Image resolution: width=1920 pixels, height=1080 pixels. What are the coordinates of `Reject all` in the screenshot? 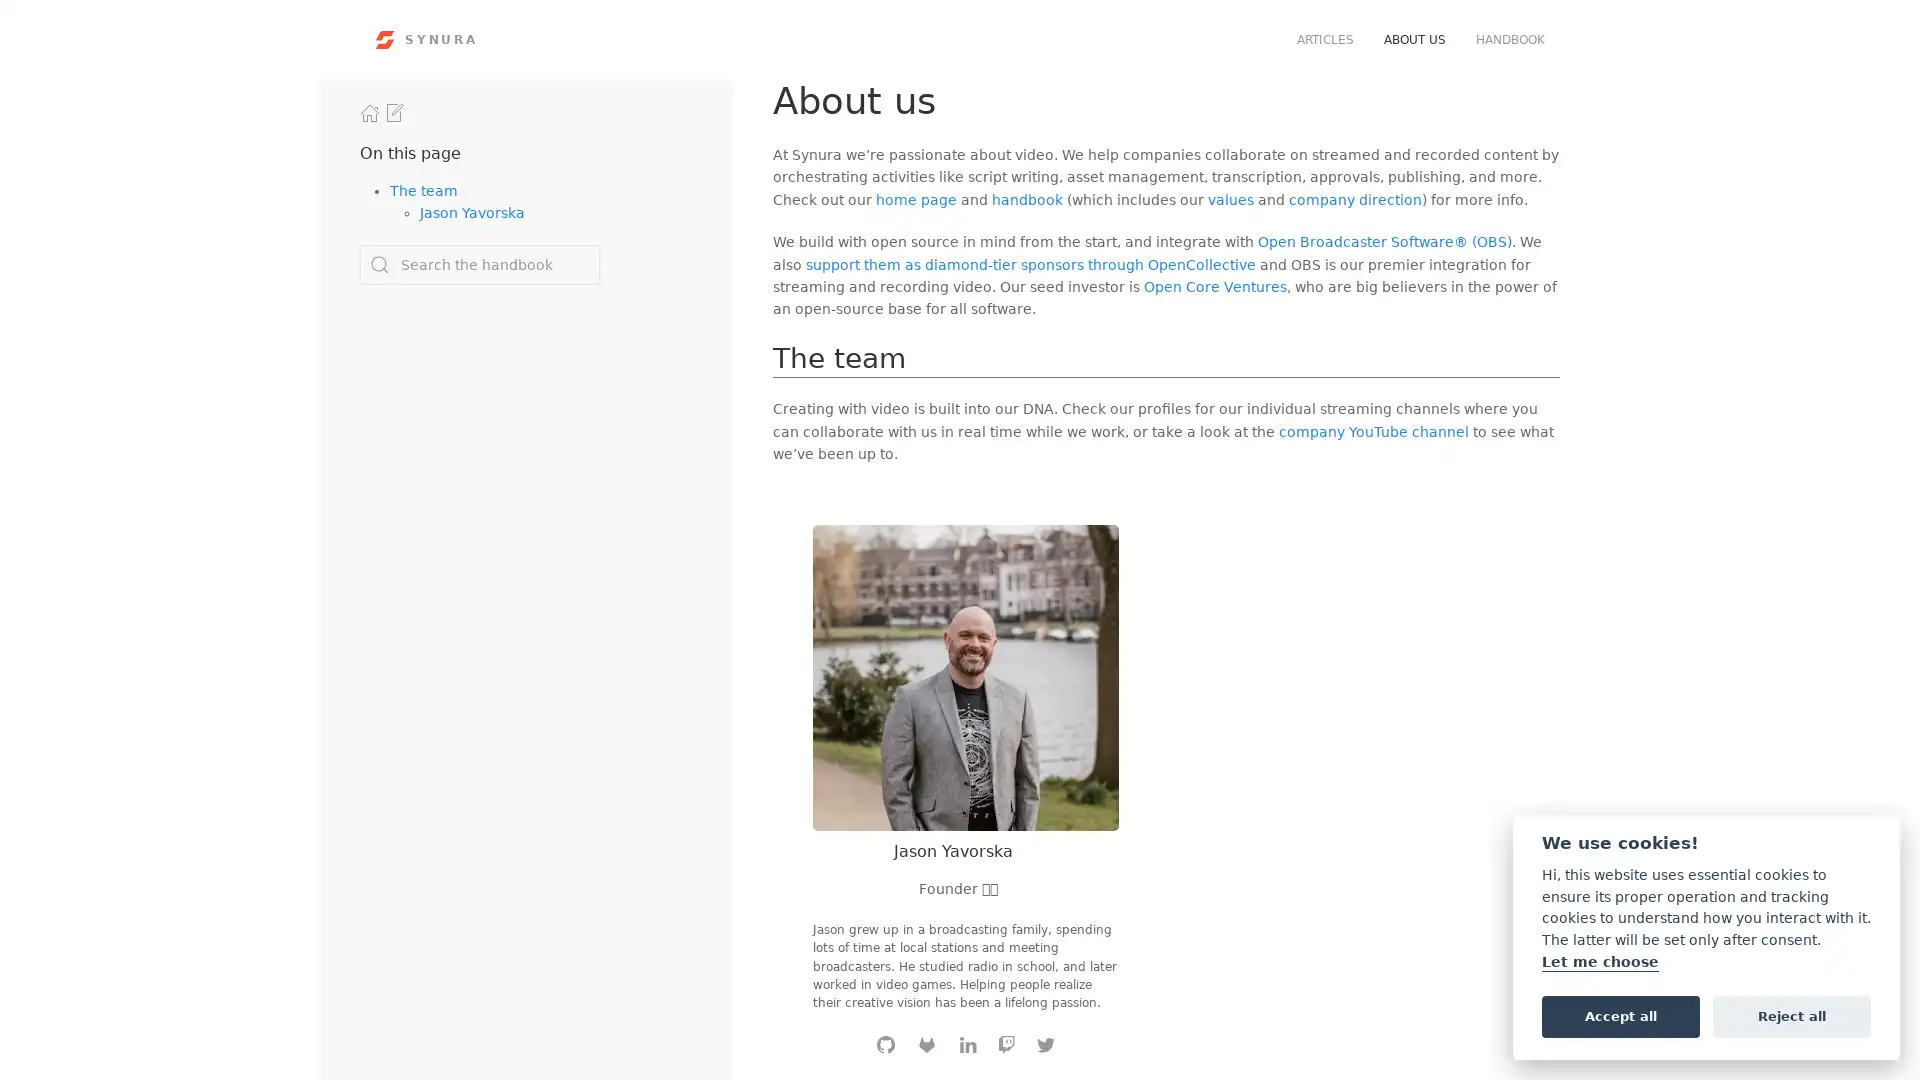 It's located at (1791, 1015).